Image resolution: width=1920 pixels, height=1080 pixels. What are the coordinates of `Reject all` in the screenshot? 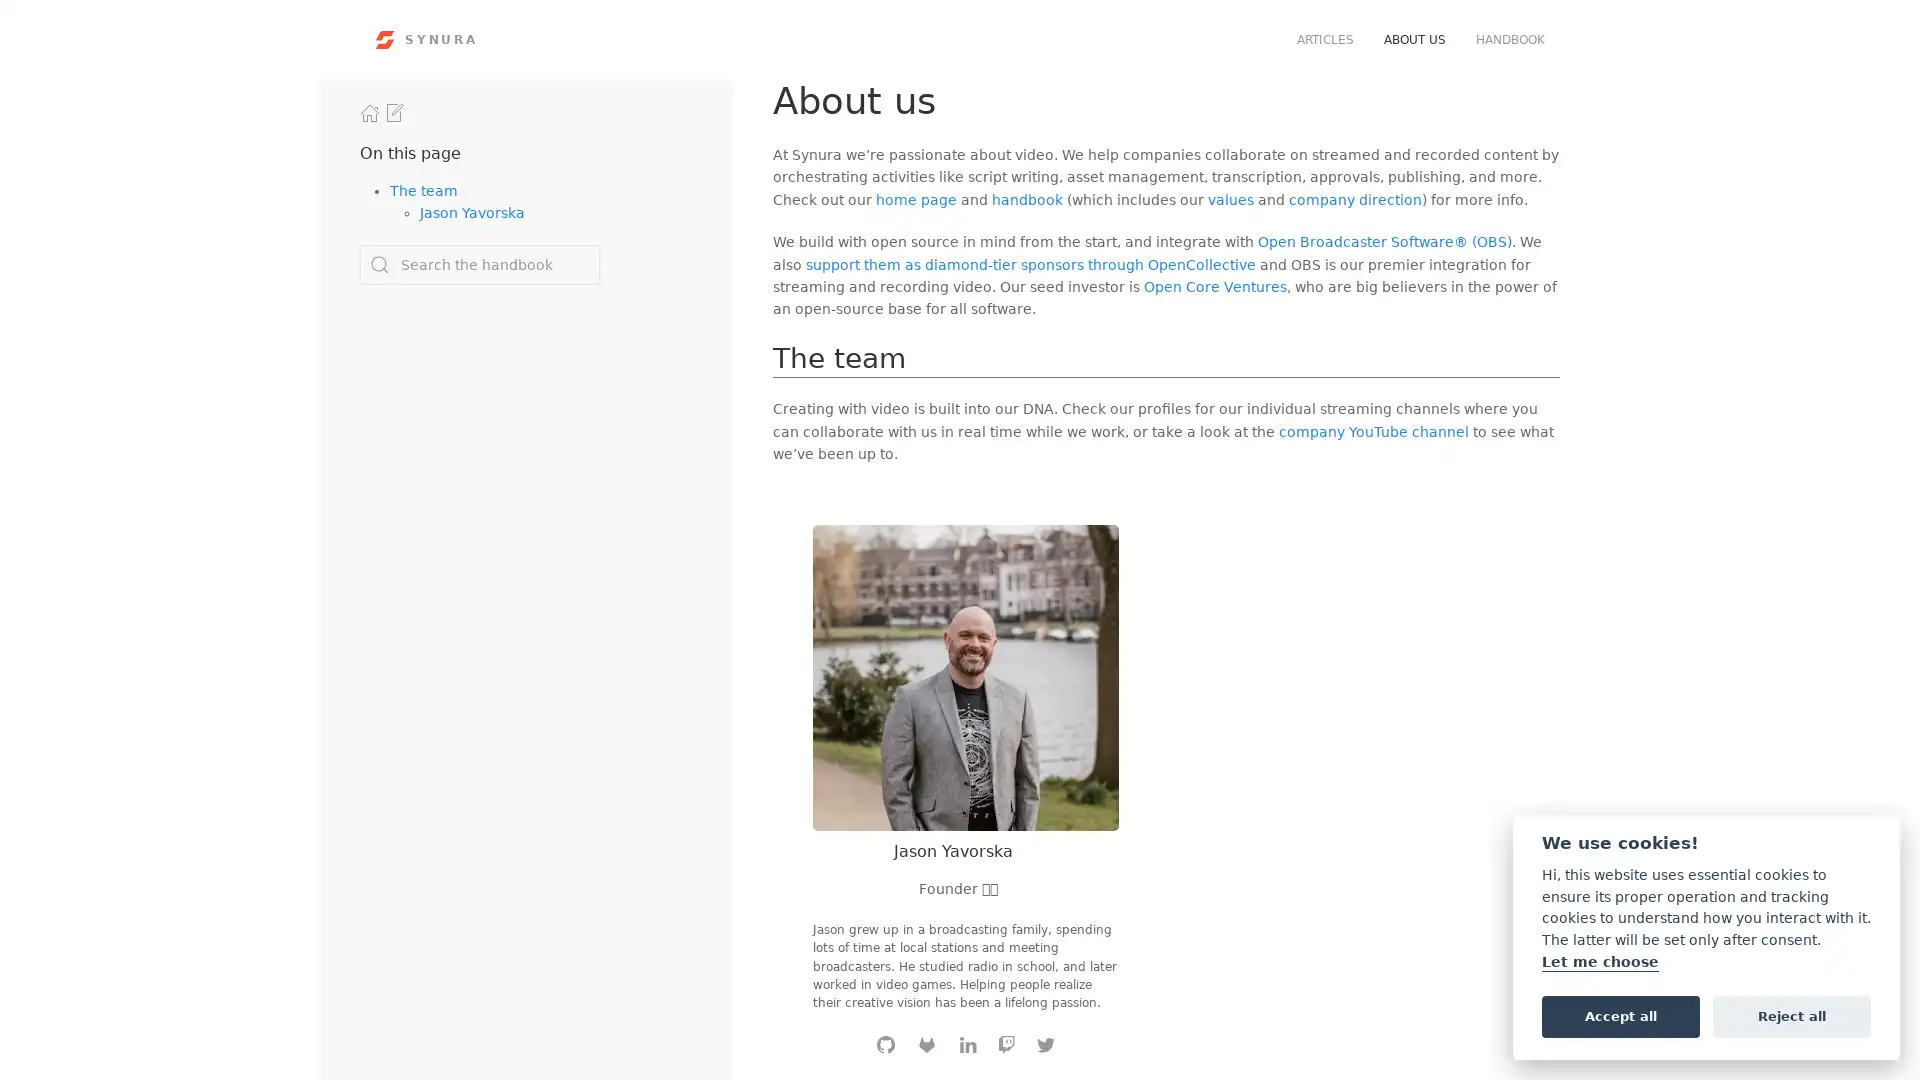 It's located at (1791, 1015).